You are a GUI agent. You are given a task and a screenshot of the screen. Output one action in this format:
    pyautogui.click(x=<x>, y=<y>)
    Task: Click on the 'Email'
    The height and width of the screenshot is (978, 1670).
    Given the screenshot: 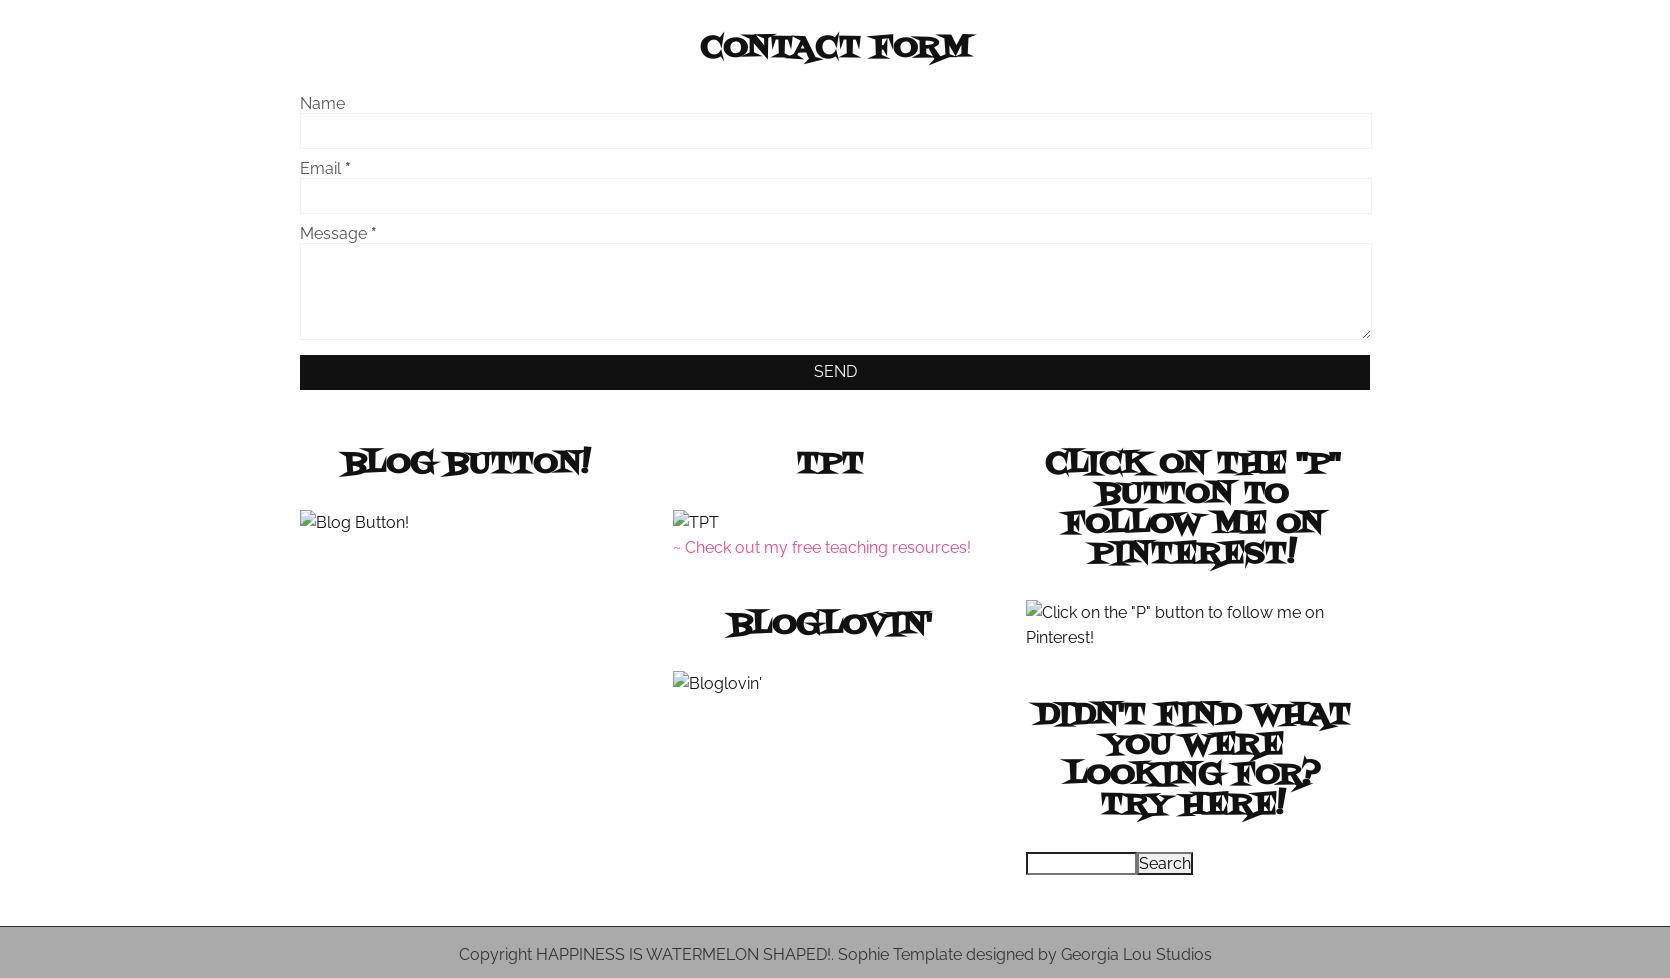 What is the action you would take?
    pyautogui.click(x=298, y=167)
    